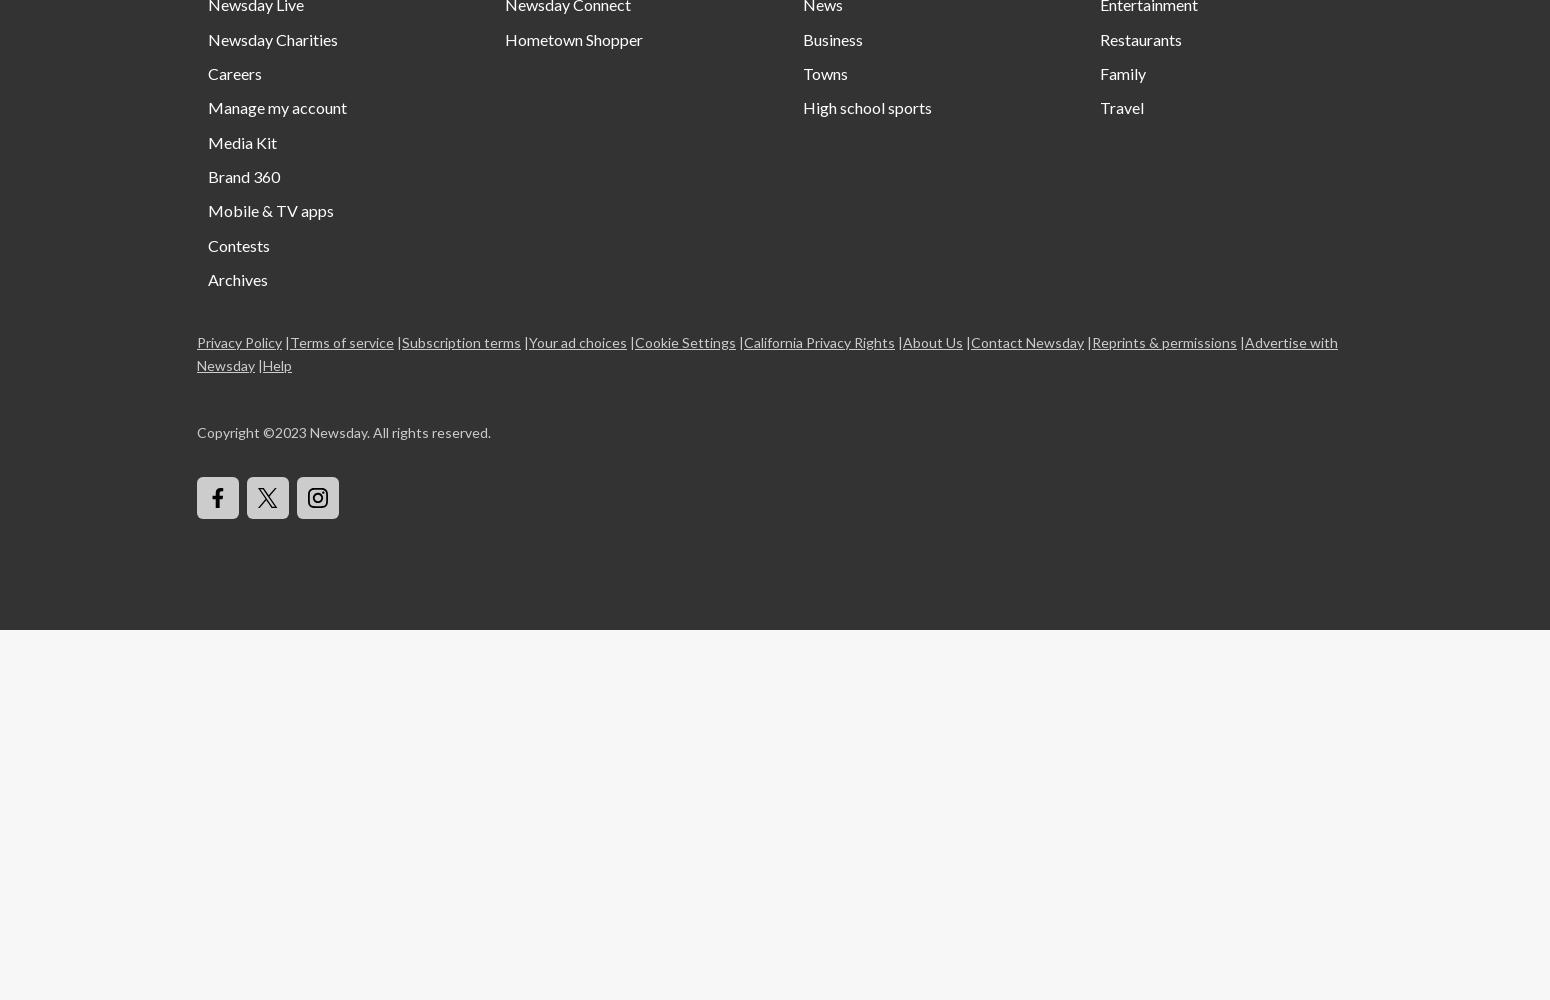 The height and width of the screenshot is (1000, 1550). What do you see at coordinates (237, 279) in the screenshot?
I see `'Archives'` at bounding box center [237, 279].